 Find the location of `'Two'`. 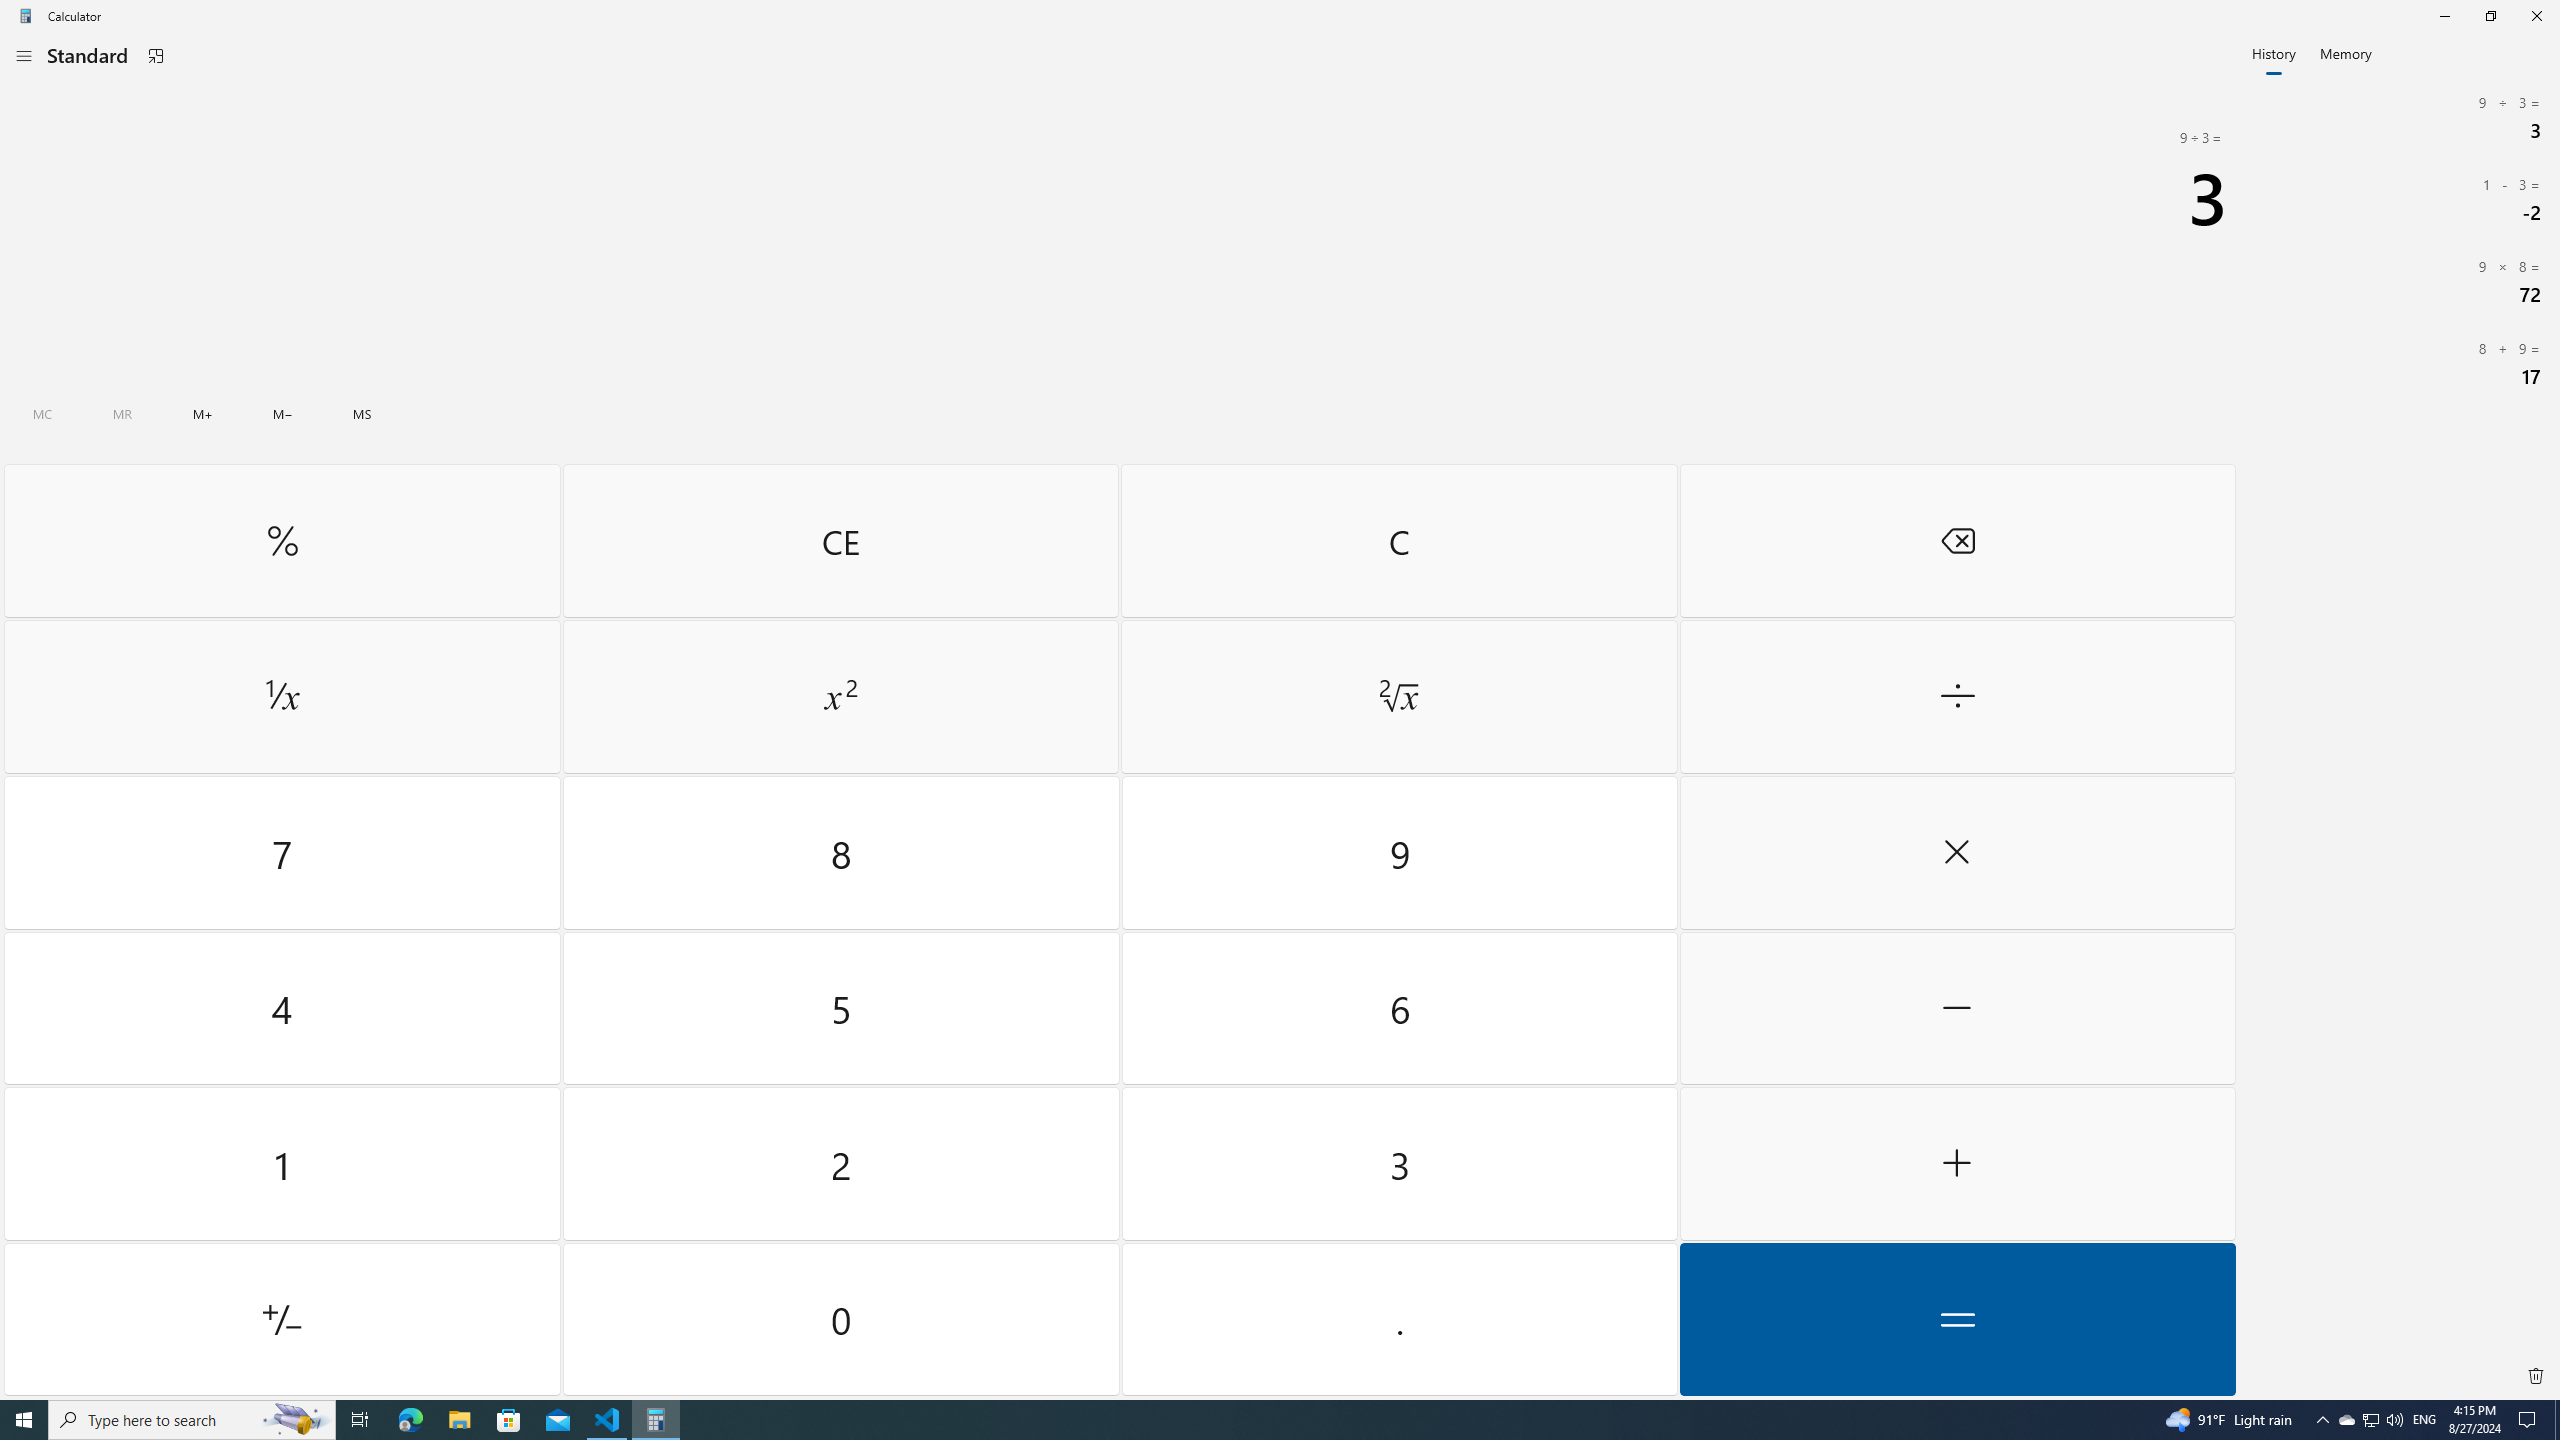

'Two' is located at coordinates (841, 1164).